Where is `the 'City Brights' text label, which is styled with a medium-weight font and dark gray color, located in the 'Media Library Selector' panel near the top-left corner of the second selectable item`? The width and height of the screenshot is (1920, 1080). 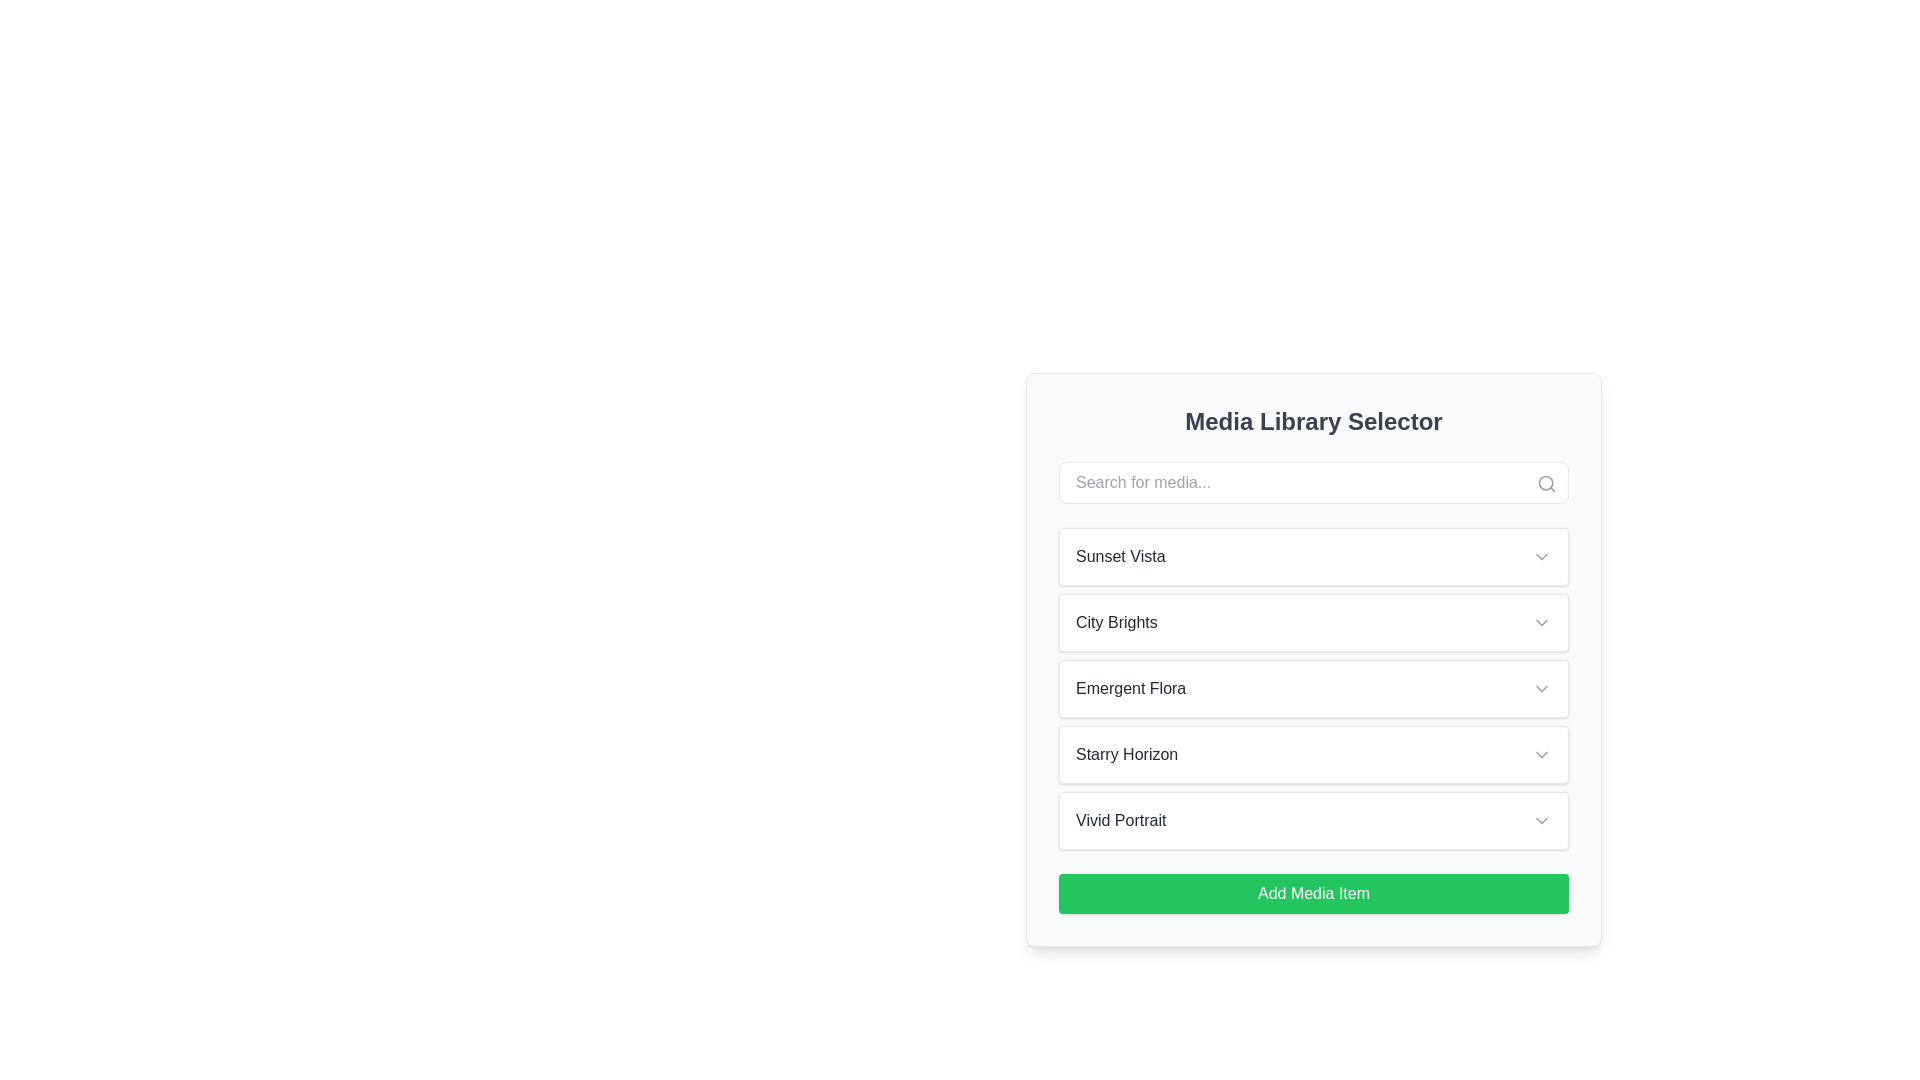
the 'City Brights' text label, which is styled with a medium-weight font and dark gray color, located in the 'Media Library Selector' panel near the top-left corner of the second selectable item is located at coordinates (1115, 622).